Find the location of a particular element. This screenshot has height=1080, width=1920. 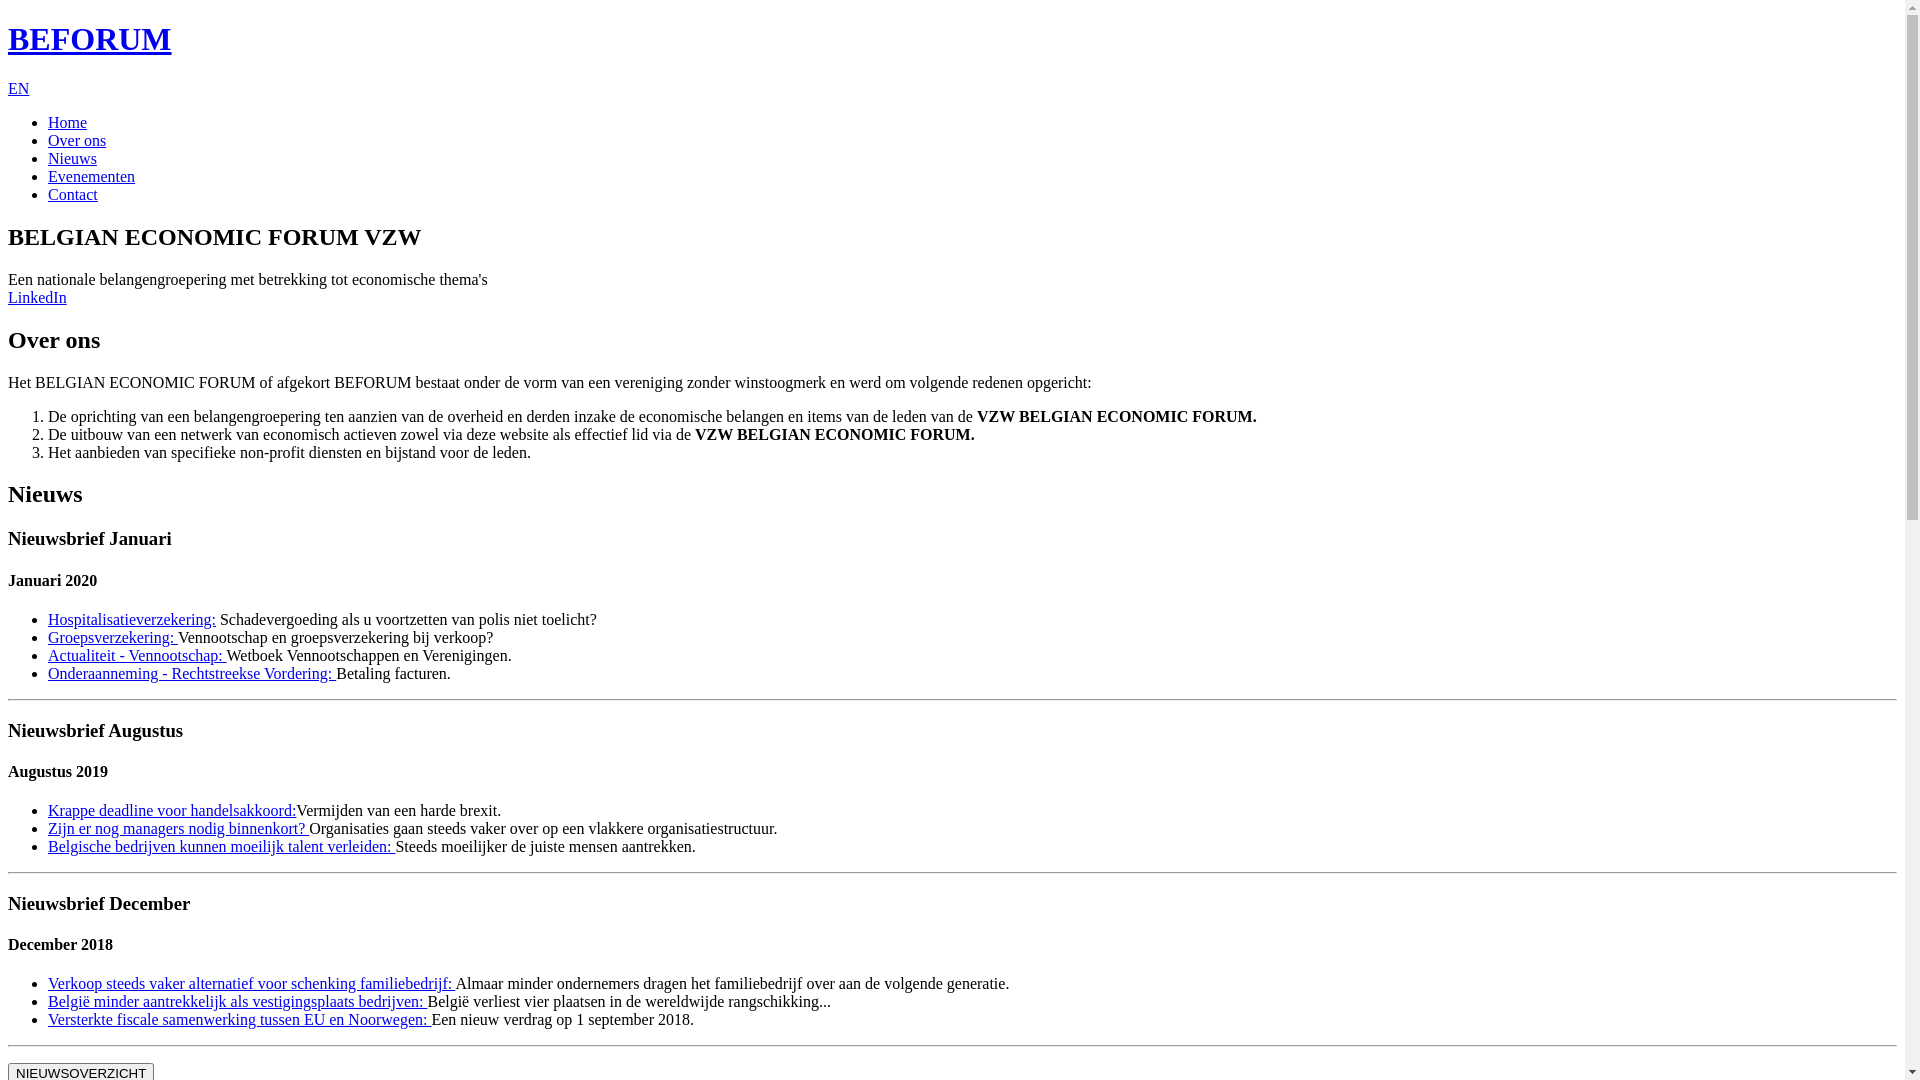

'Krappe deadline voor handelsakkoord:' is located at coordinates (172, 810).